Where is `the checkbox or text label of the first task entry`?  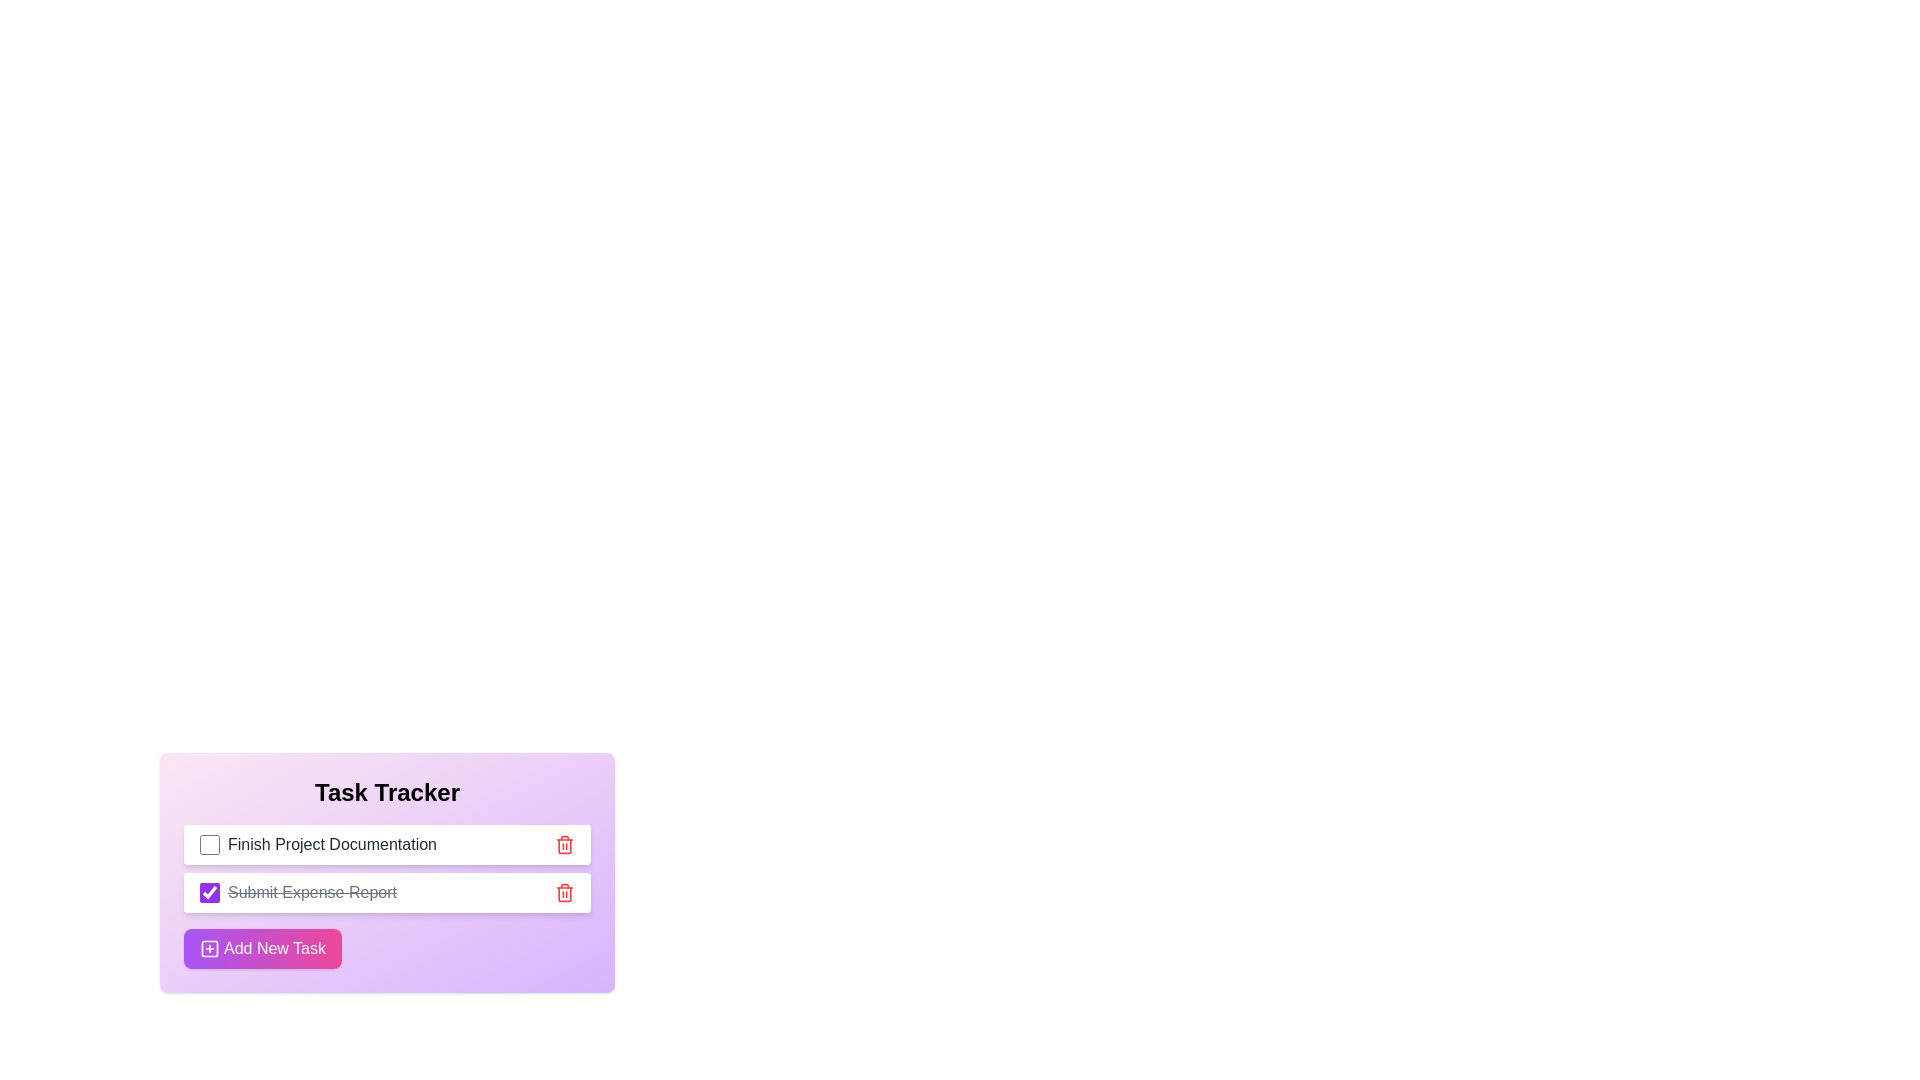
the checkbox or text label of the first task entry is located at coordinates (316, 844).